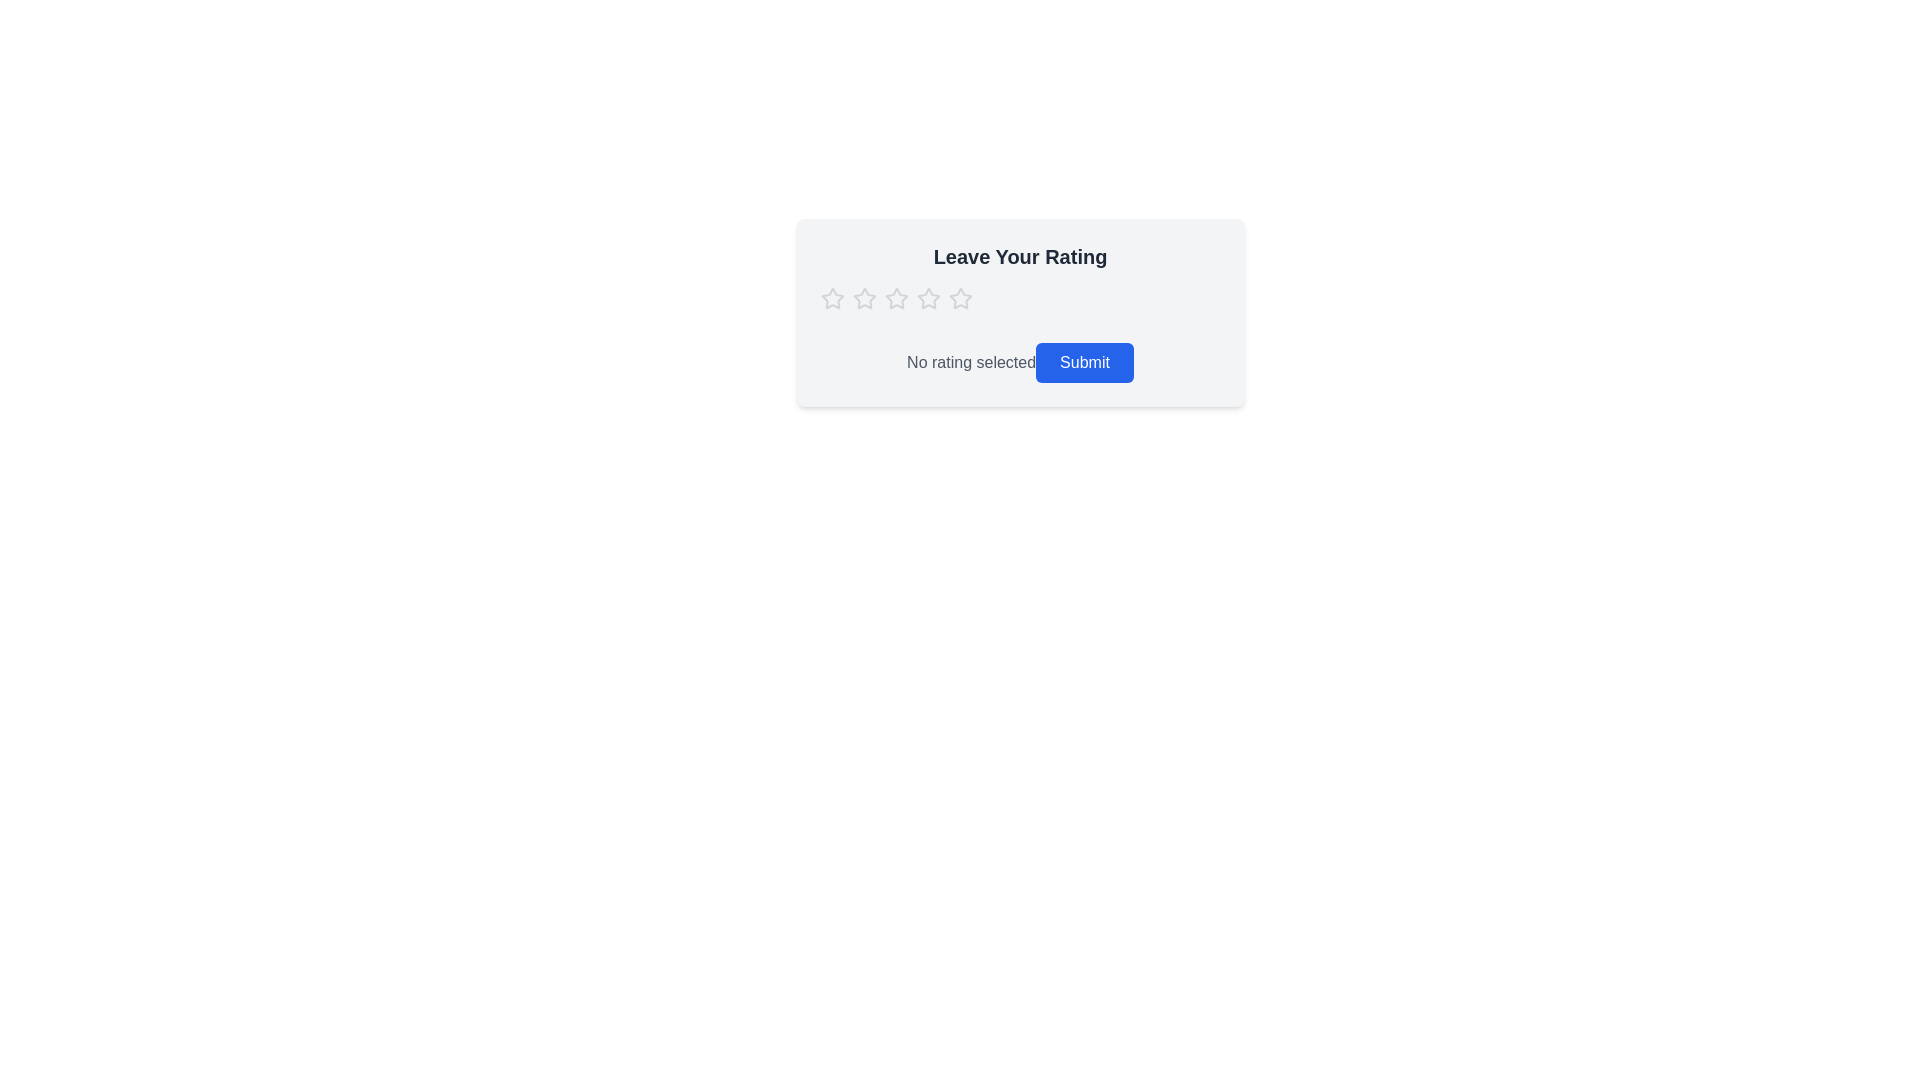 This screenshot has height=1080, width=1920. I want to click on the text label displaying 'No rating selected', which is styled in gray color and positioned below the star icons in the 'Leave Your Rating' section, so click(971, 362).